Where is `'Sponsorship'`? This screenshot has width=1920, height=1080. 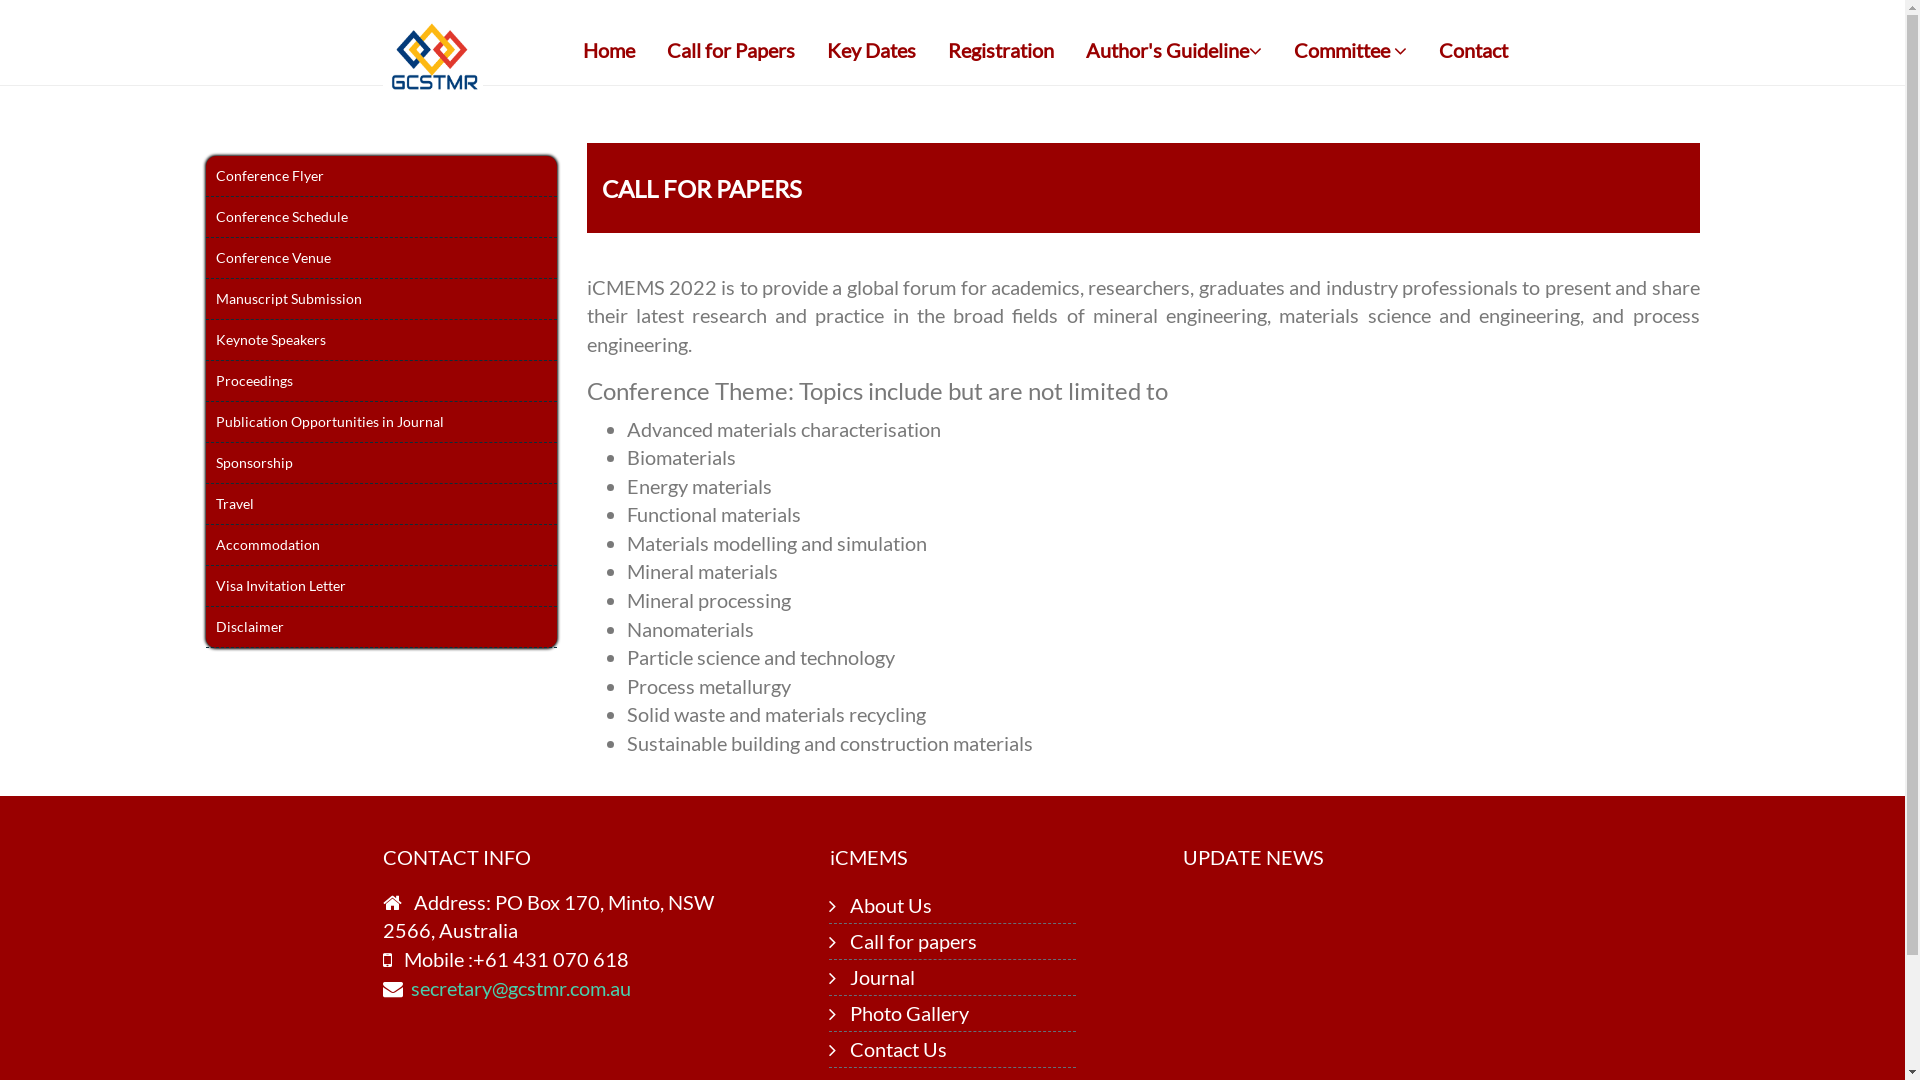
'Sponsorship' is located at coordinates (381, 463).